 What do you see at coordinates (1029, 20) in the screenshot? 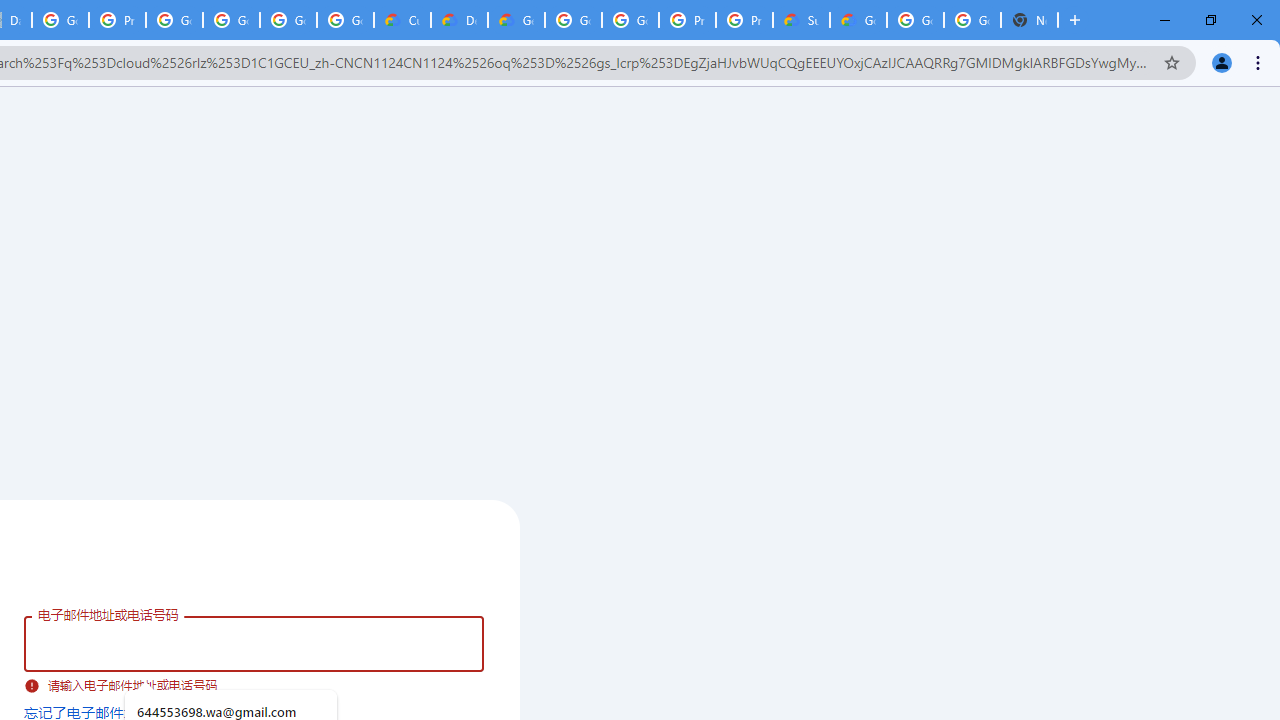
I see `'New Tab'` at bounding box center [1029, 20].